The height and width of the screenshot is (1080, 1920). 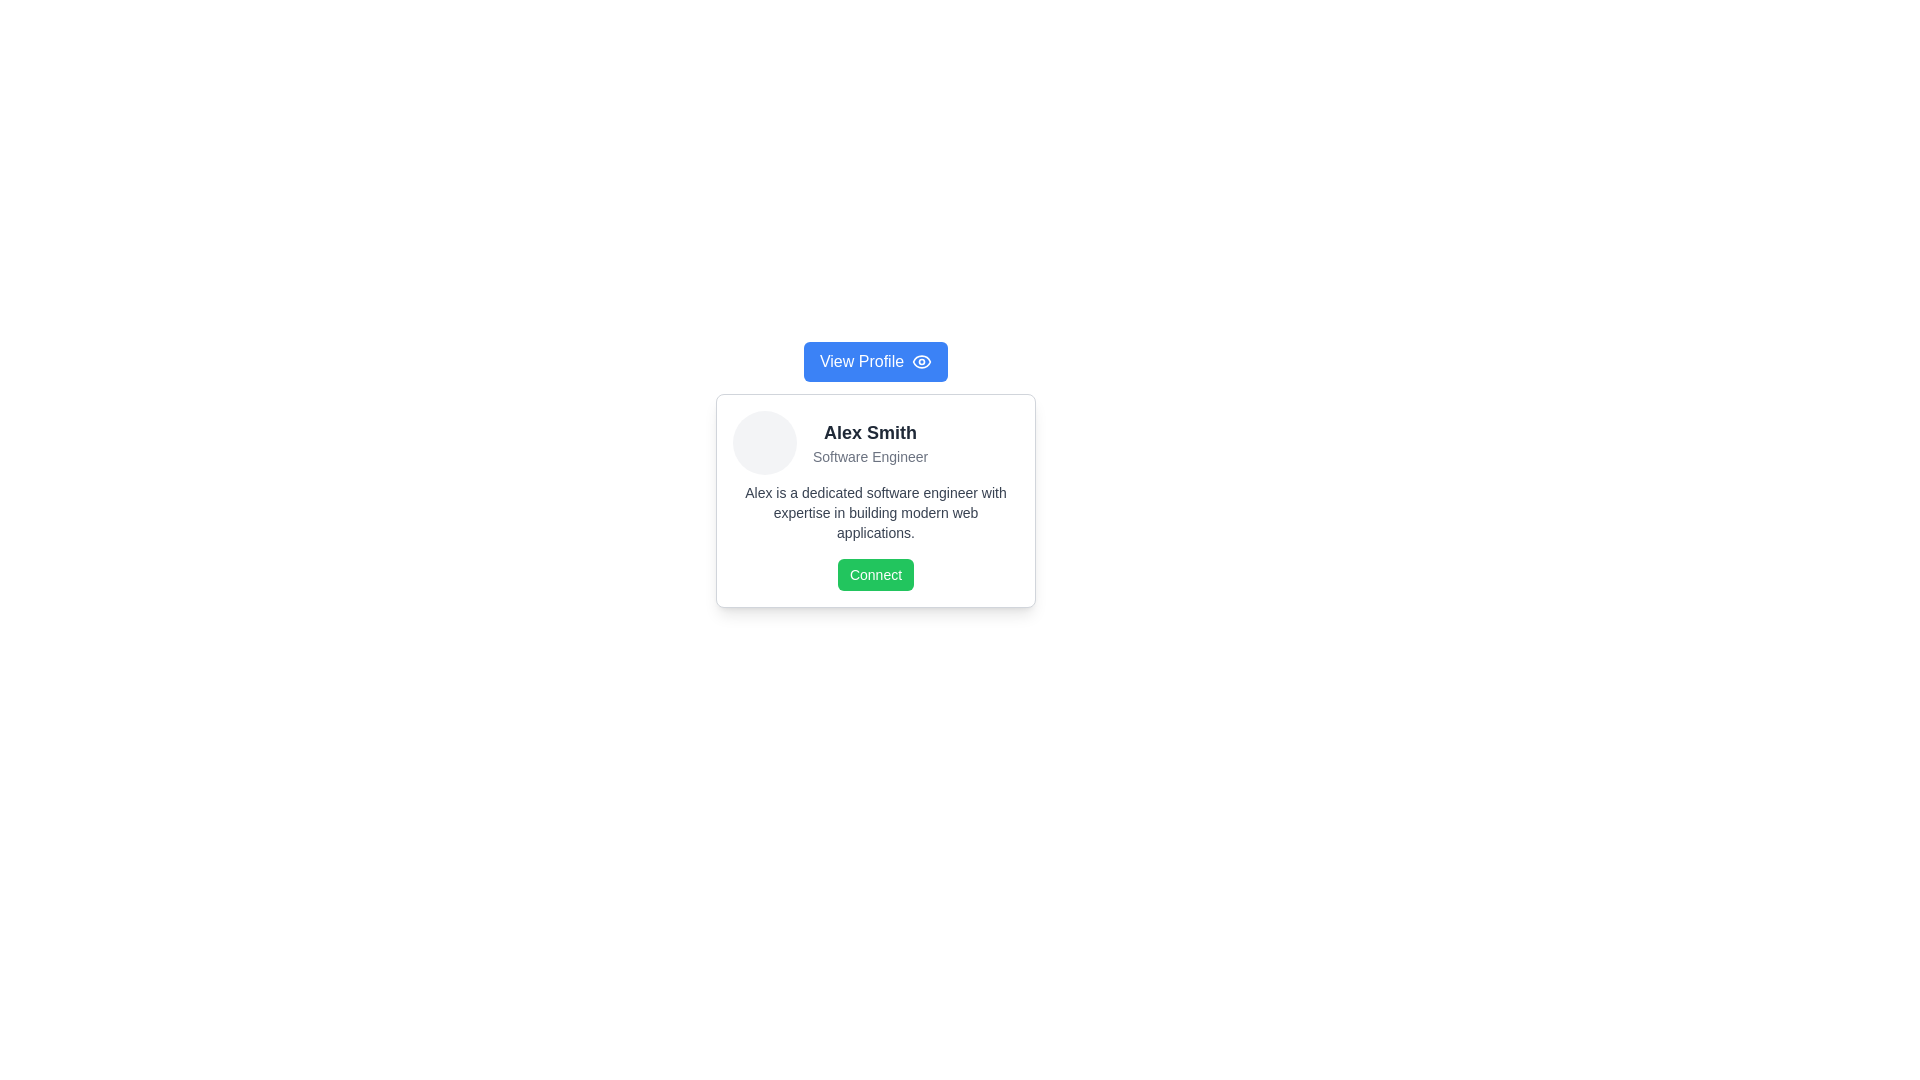 What do you see at coordinates (870, 442) in the screenshot?
I see `text label that provides the name and position title of a person for identification purposes, located in the center-top area of the card layout` at bounding box center [870, 442].